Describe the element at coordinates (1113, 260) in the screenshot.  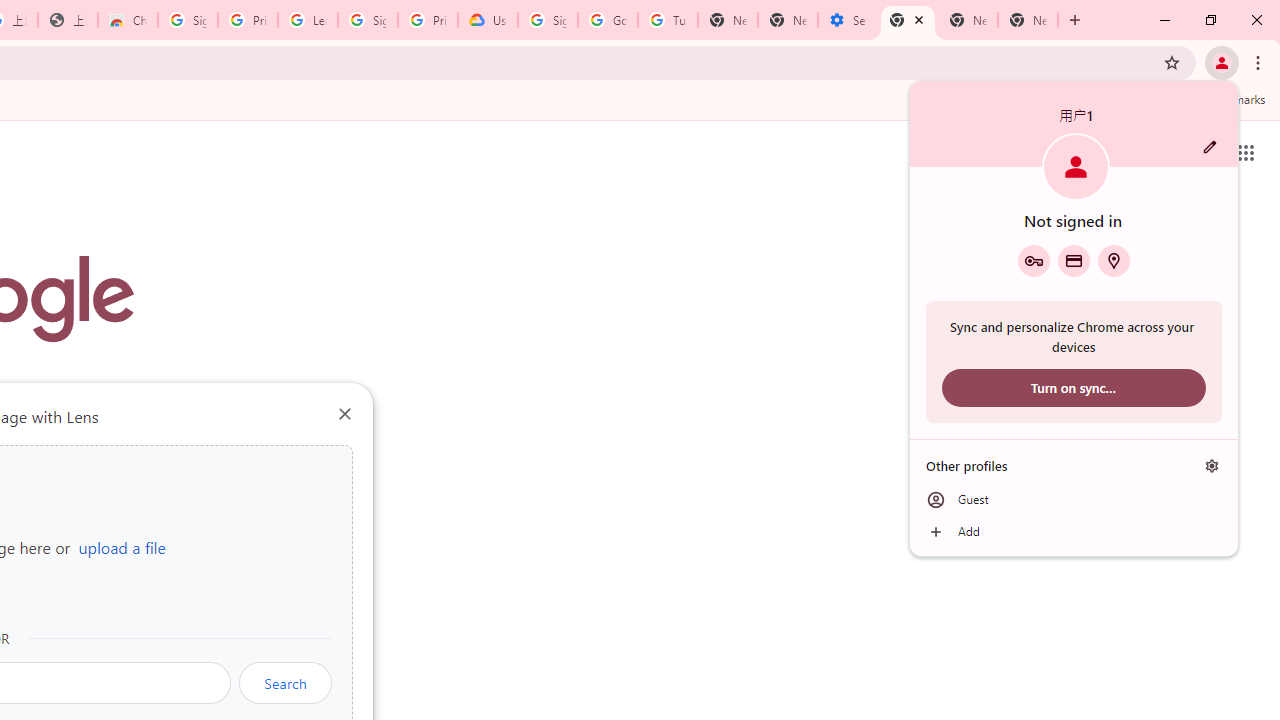
I see `'Addresses and more'` at that location.